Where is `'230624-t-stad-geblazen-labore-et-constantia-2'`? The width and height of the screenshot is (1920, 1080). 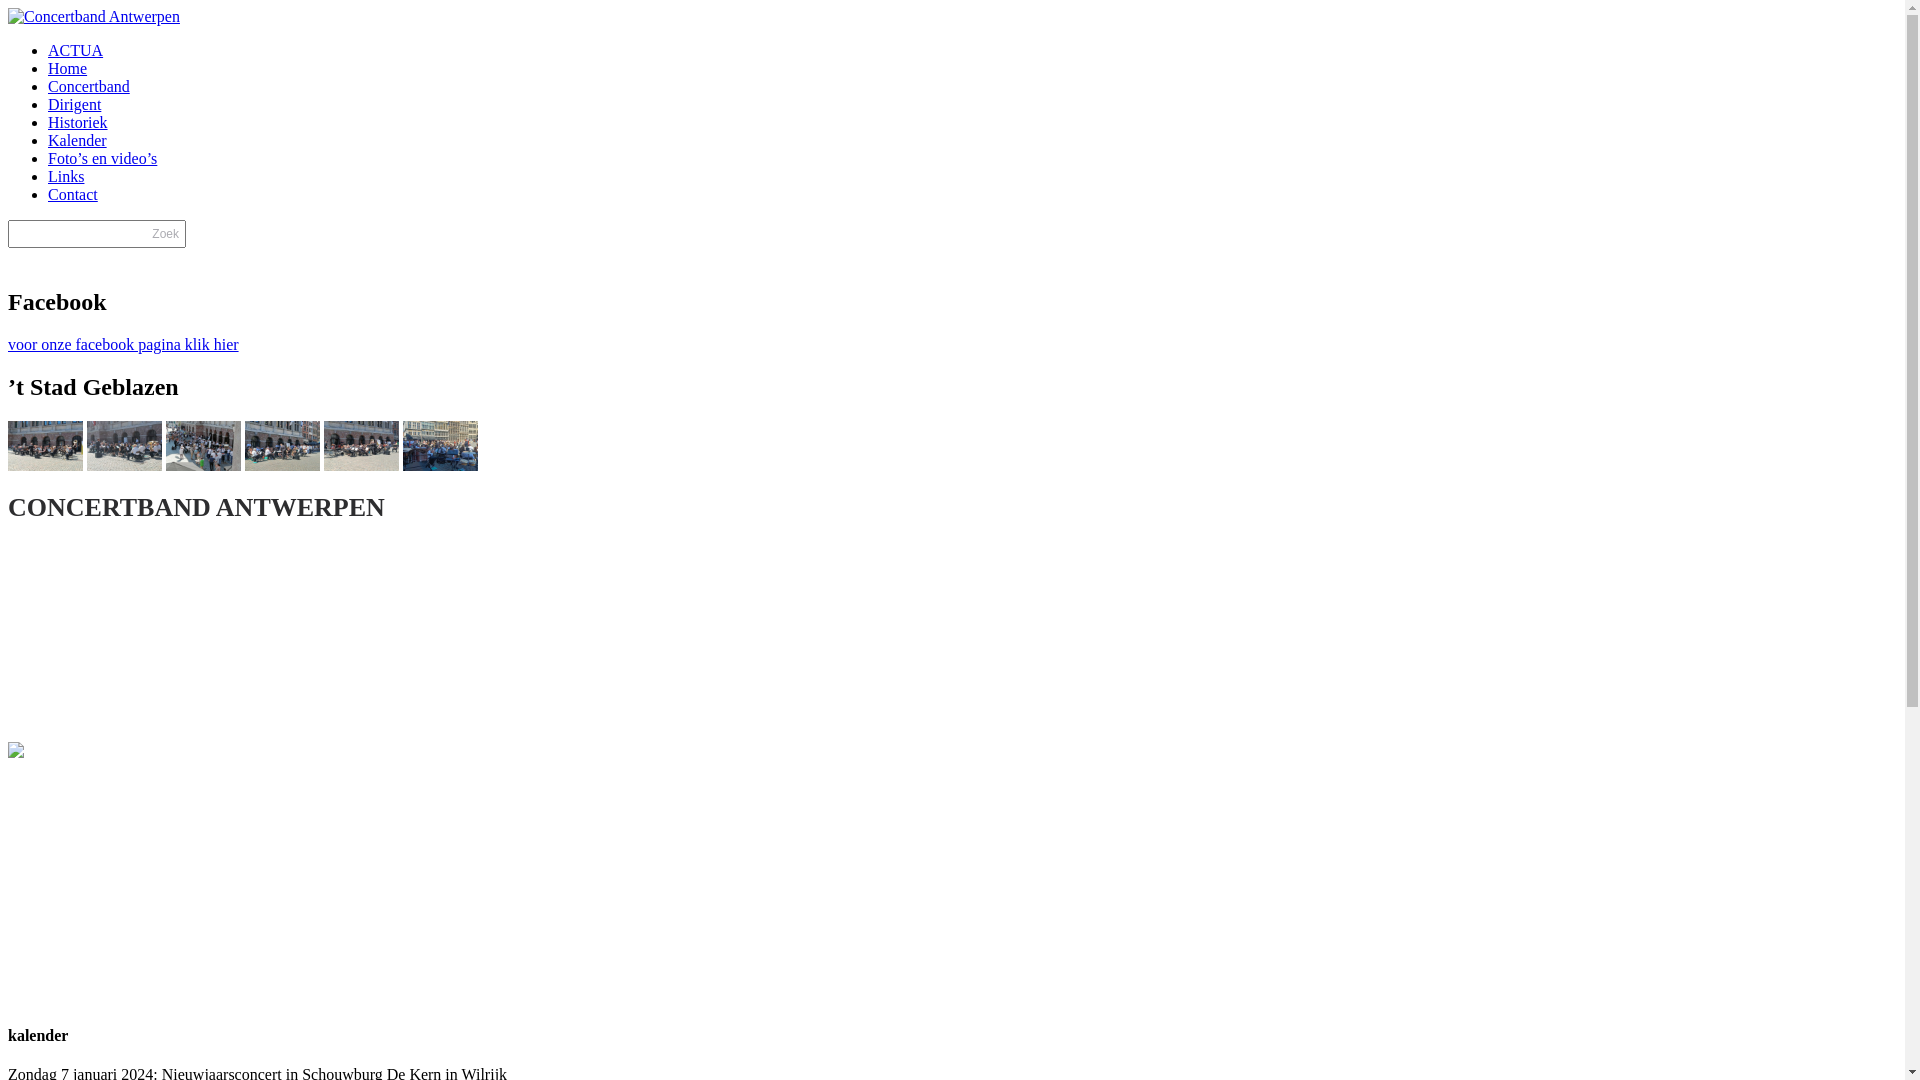
'230624-t-stad-geblazen-labore-et-constantia-2' is located at coordinates (361, 445).